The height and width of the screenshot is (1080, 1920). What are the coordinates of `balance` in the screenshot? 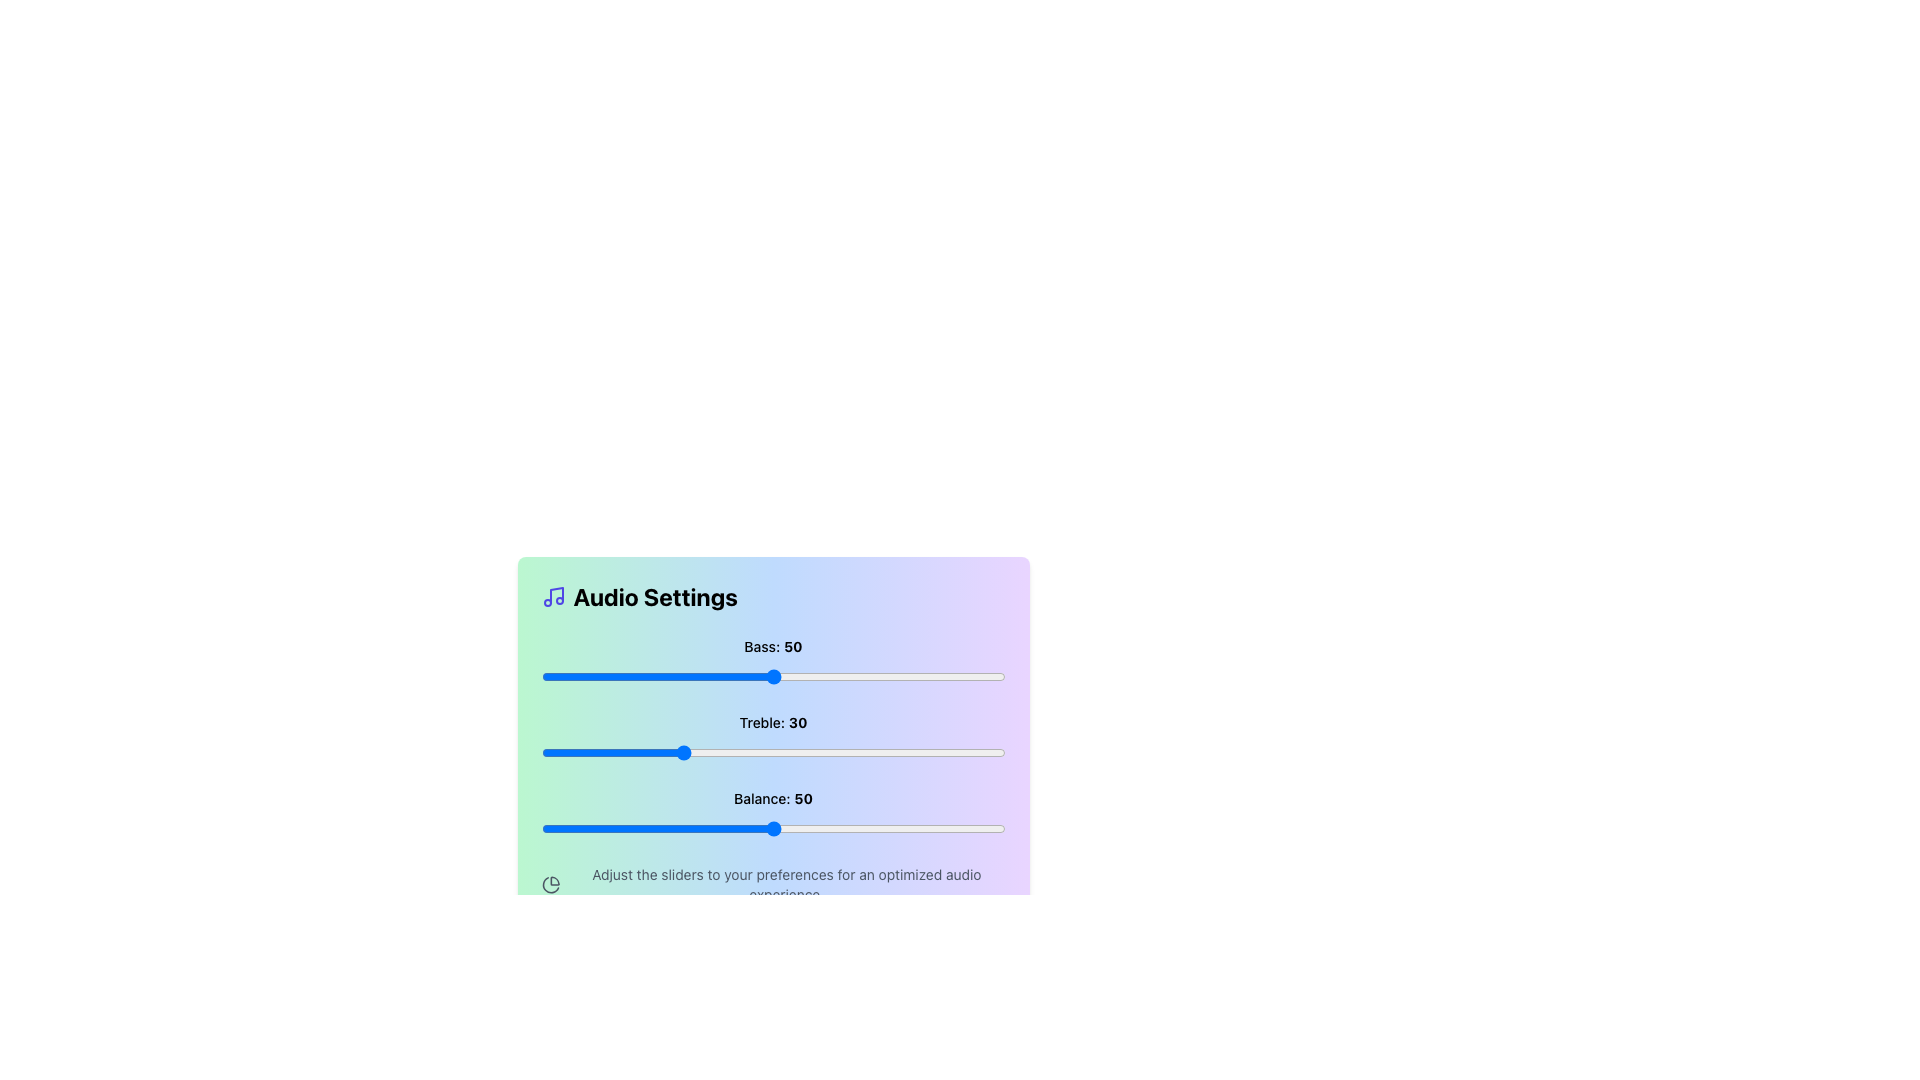 It's located at (944, 829).